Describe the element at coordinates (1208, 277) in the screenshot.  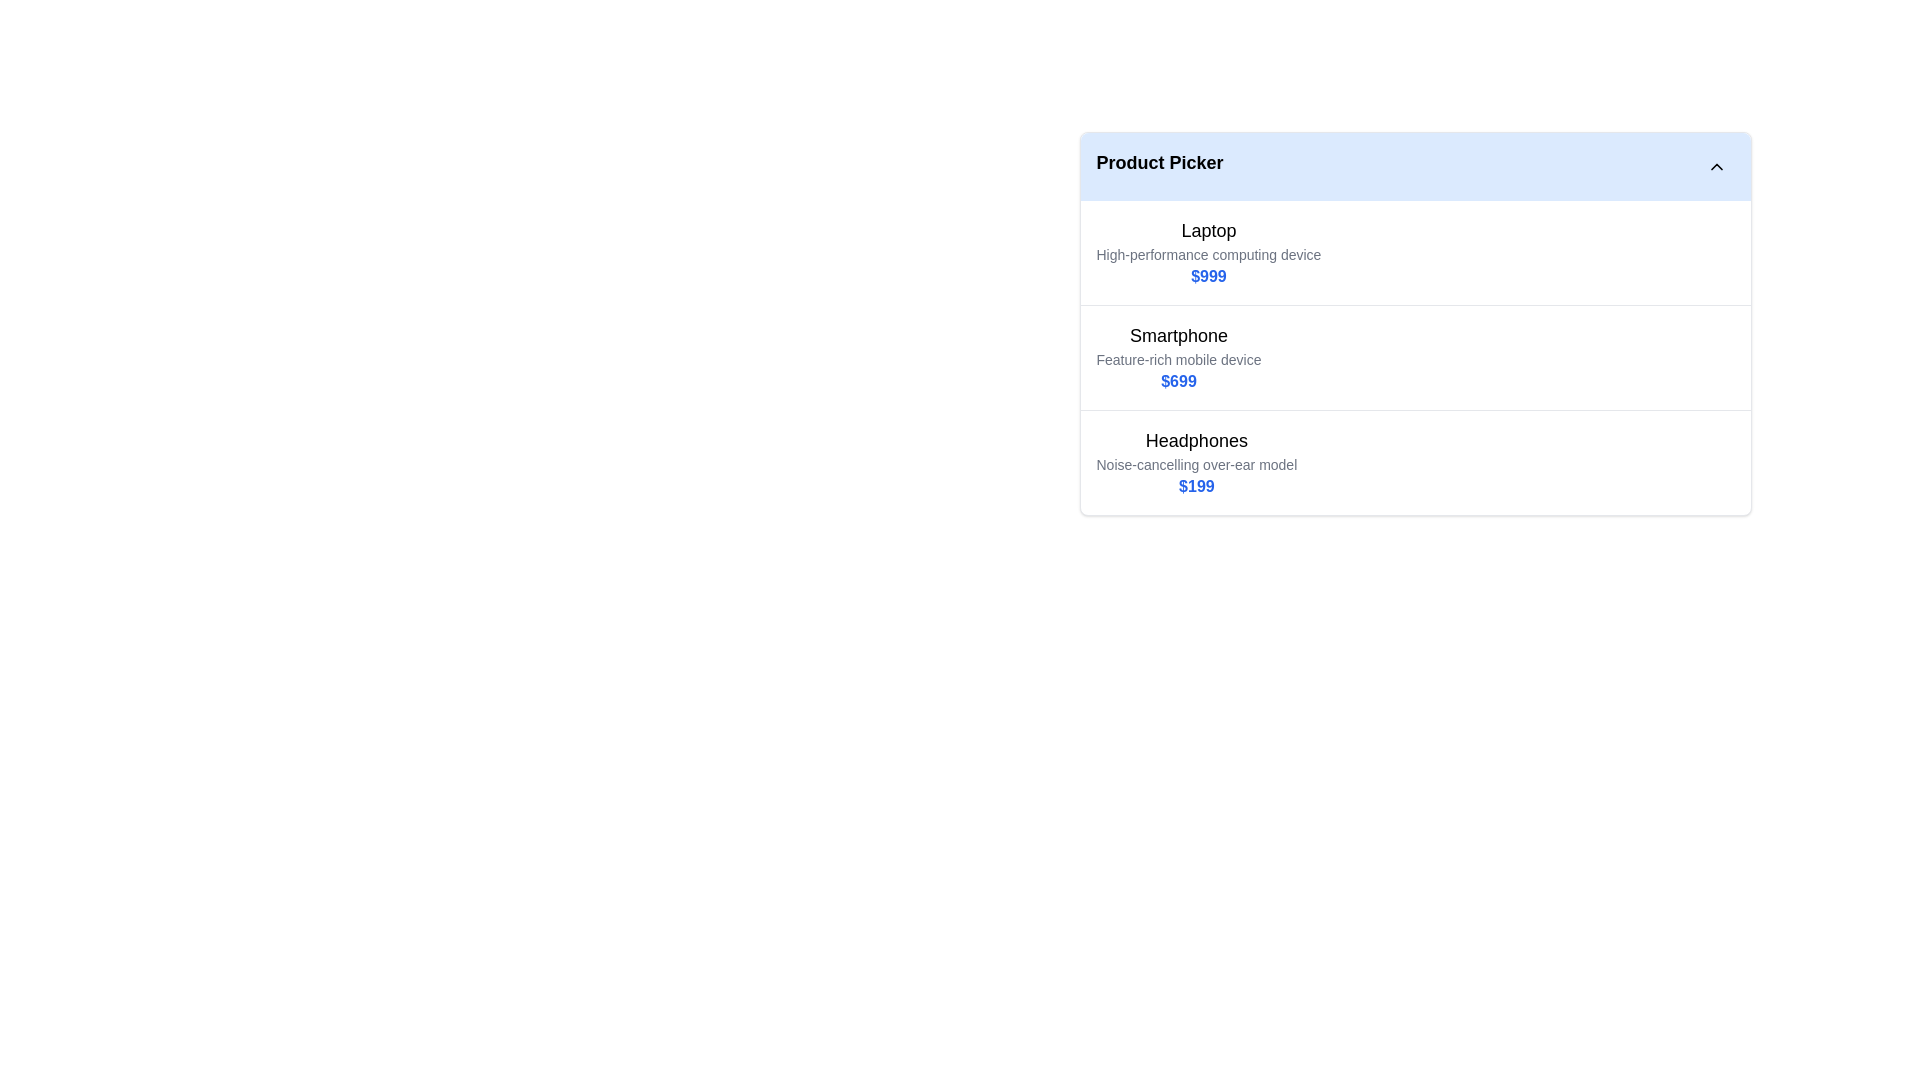
I see `the static text displaying '$999' styled in blue color and bold font, located below the description of a laptop model in the 'Product Picker' section` at that location.